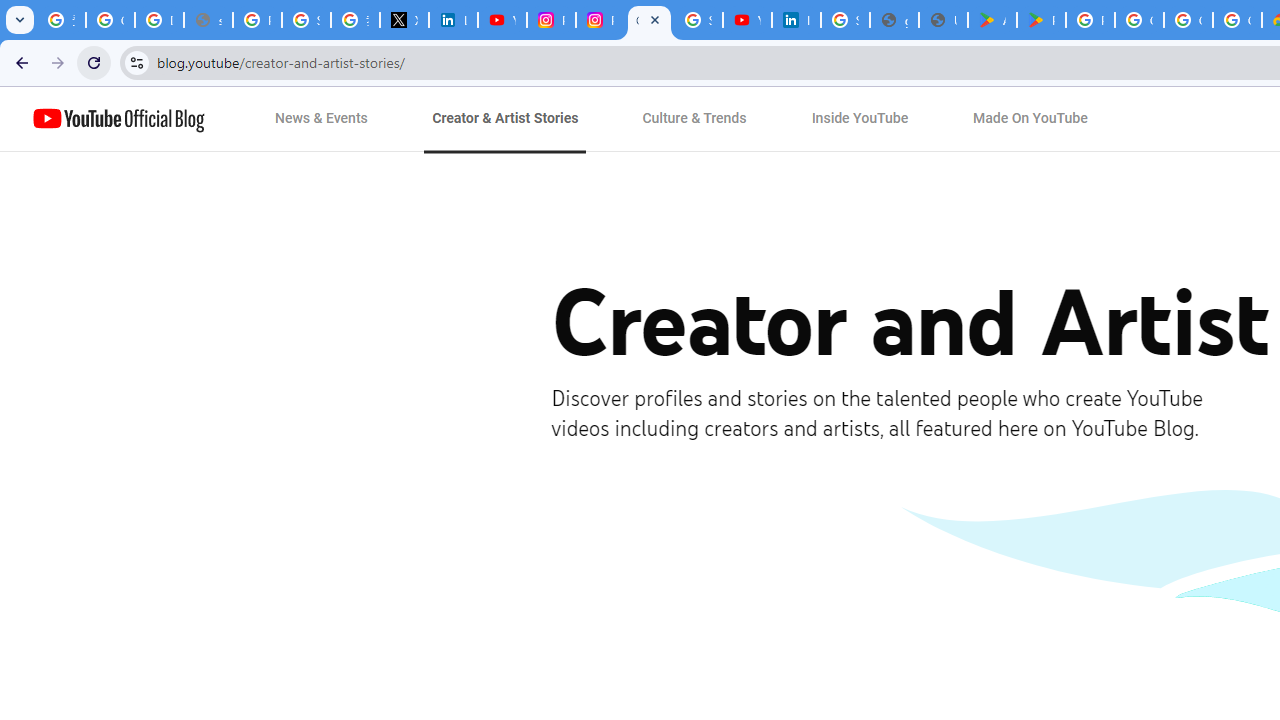  I want to click on 'Inside YouTube', so click(860, 119).